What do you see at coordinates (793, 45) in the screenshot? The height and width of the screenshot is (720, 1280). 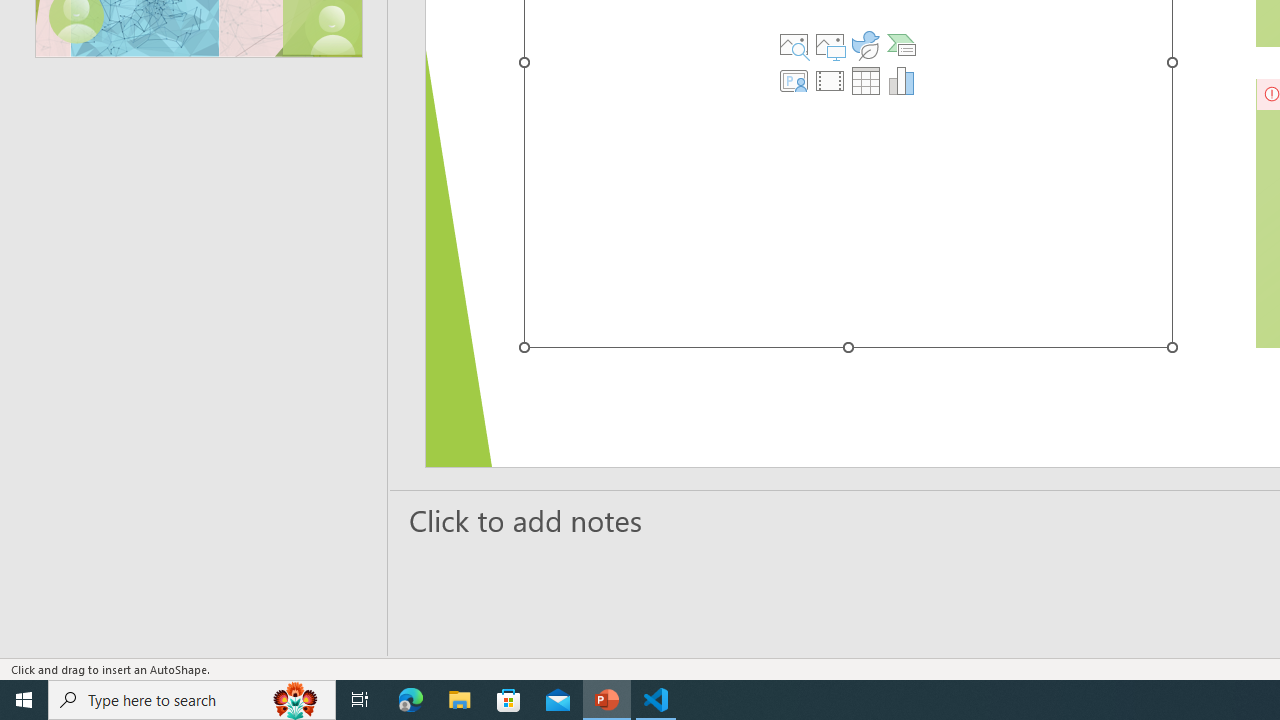 I see `'Stock Images'` at bounding box center [793, 45].